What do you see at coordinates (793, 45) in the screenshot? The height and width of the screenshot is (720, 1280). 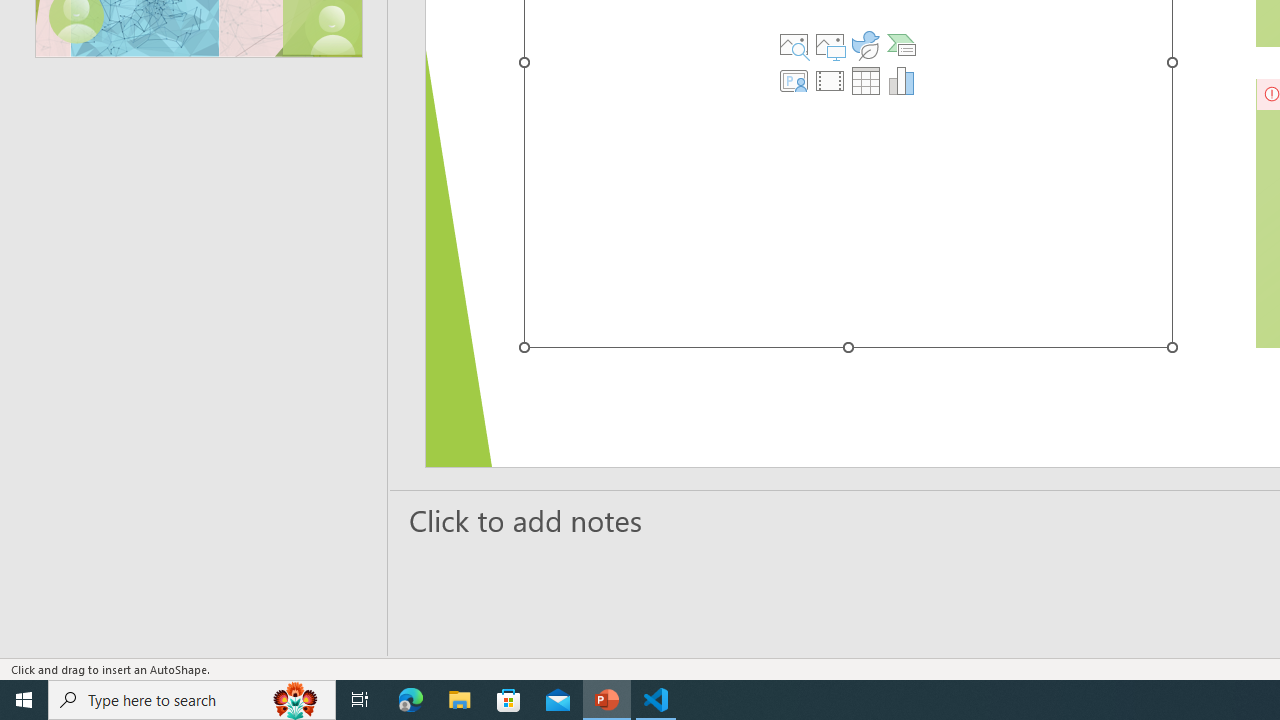 I see `'Stock Images'` at bounding box center [793, 45].